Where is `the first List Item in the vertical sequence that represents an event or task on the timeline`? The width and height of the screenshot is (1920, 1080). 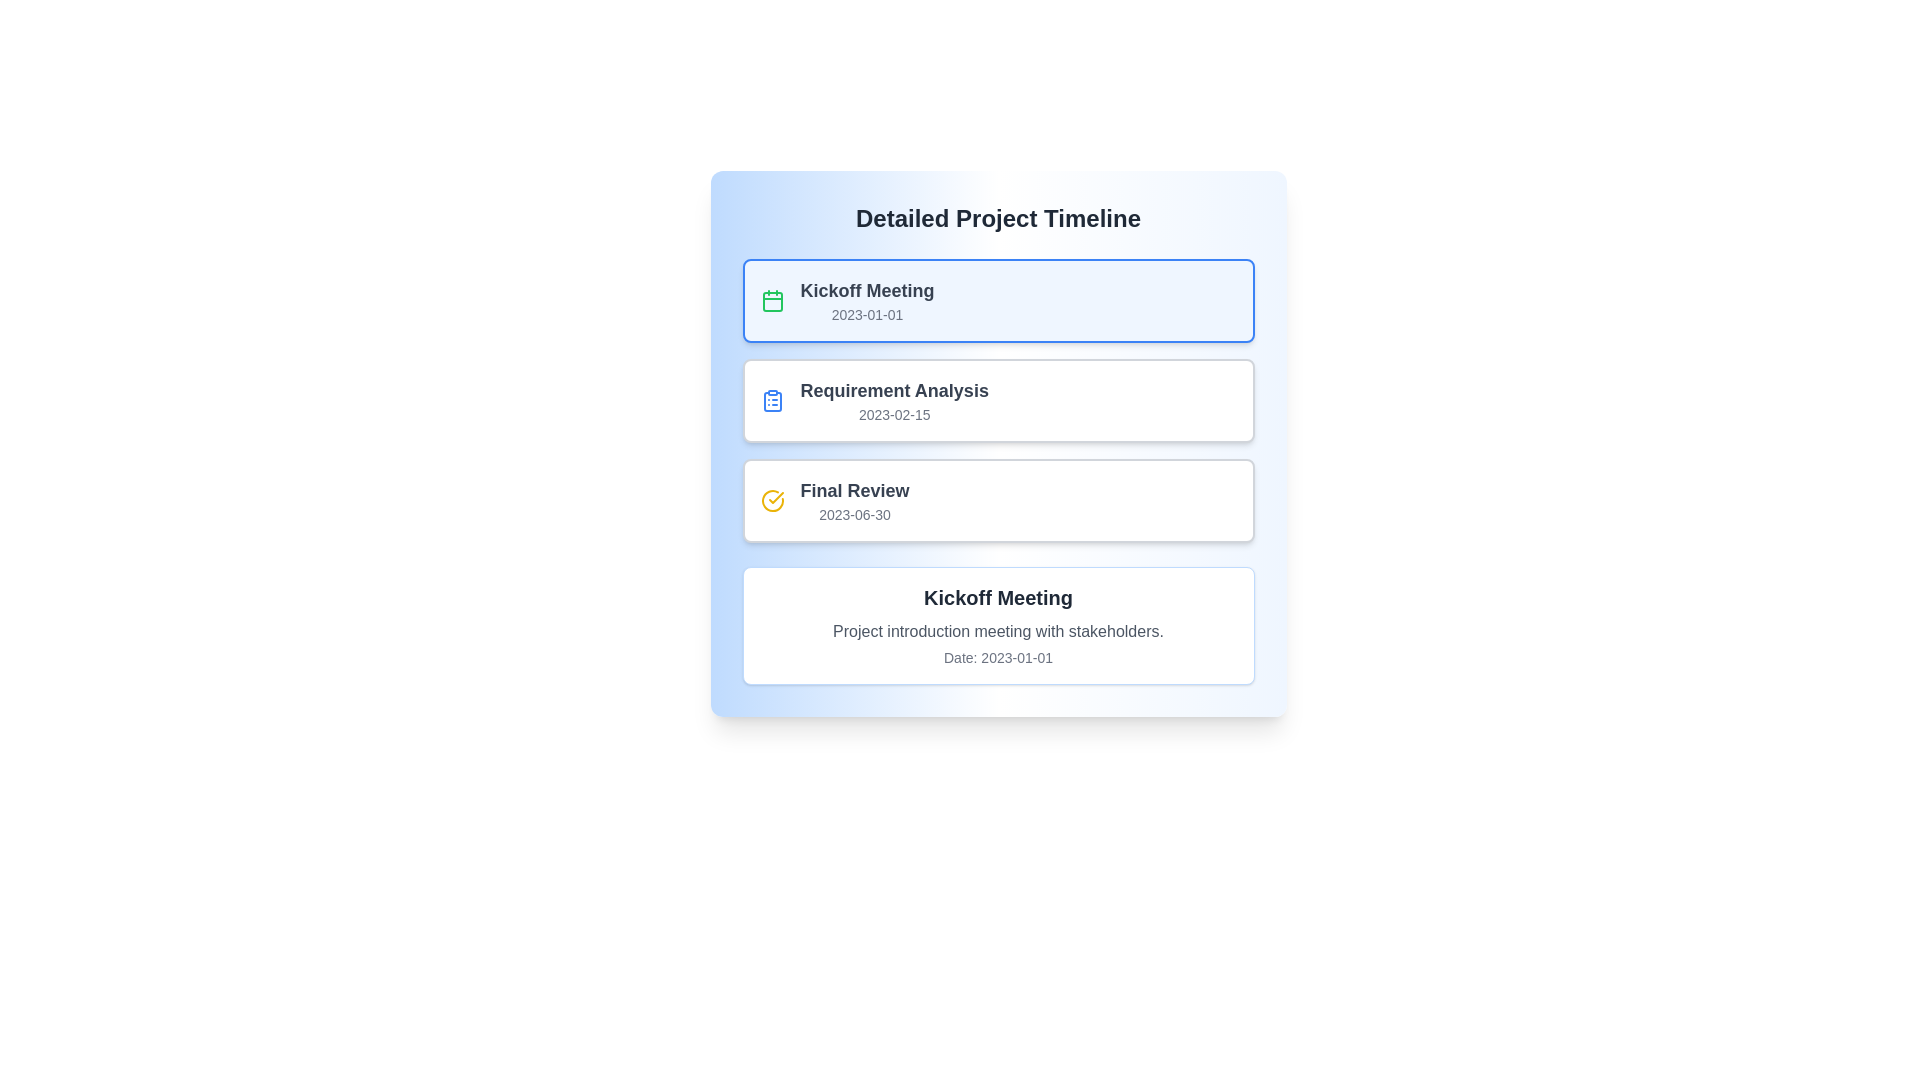 the first List Item in the vertical sequence that represents an event or task on the timeline is located at coordinates (998, 300).